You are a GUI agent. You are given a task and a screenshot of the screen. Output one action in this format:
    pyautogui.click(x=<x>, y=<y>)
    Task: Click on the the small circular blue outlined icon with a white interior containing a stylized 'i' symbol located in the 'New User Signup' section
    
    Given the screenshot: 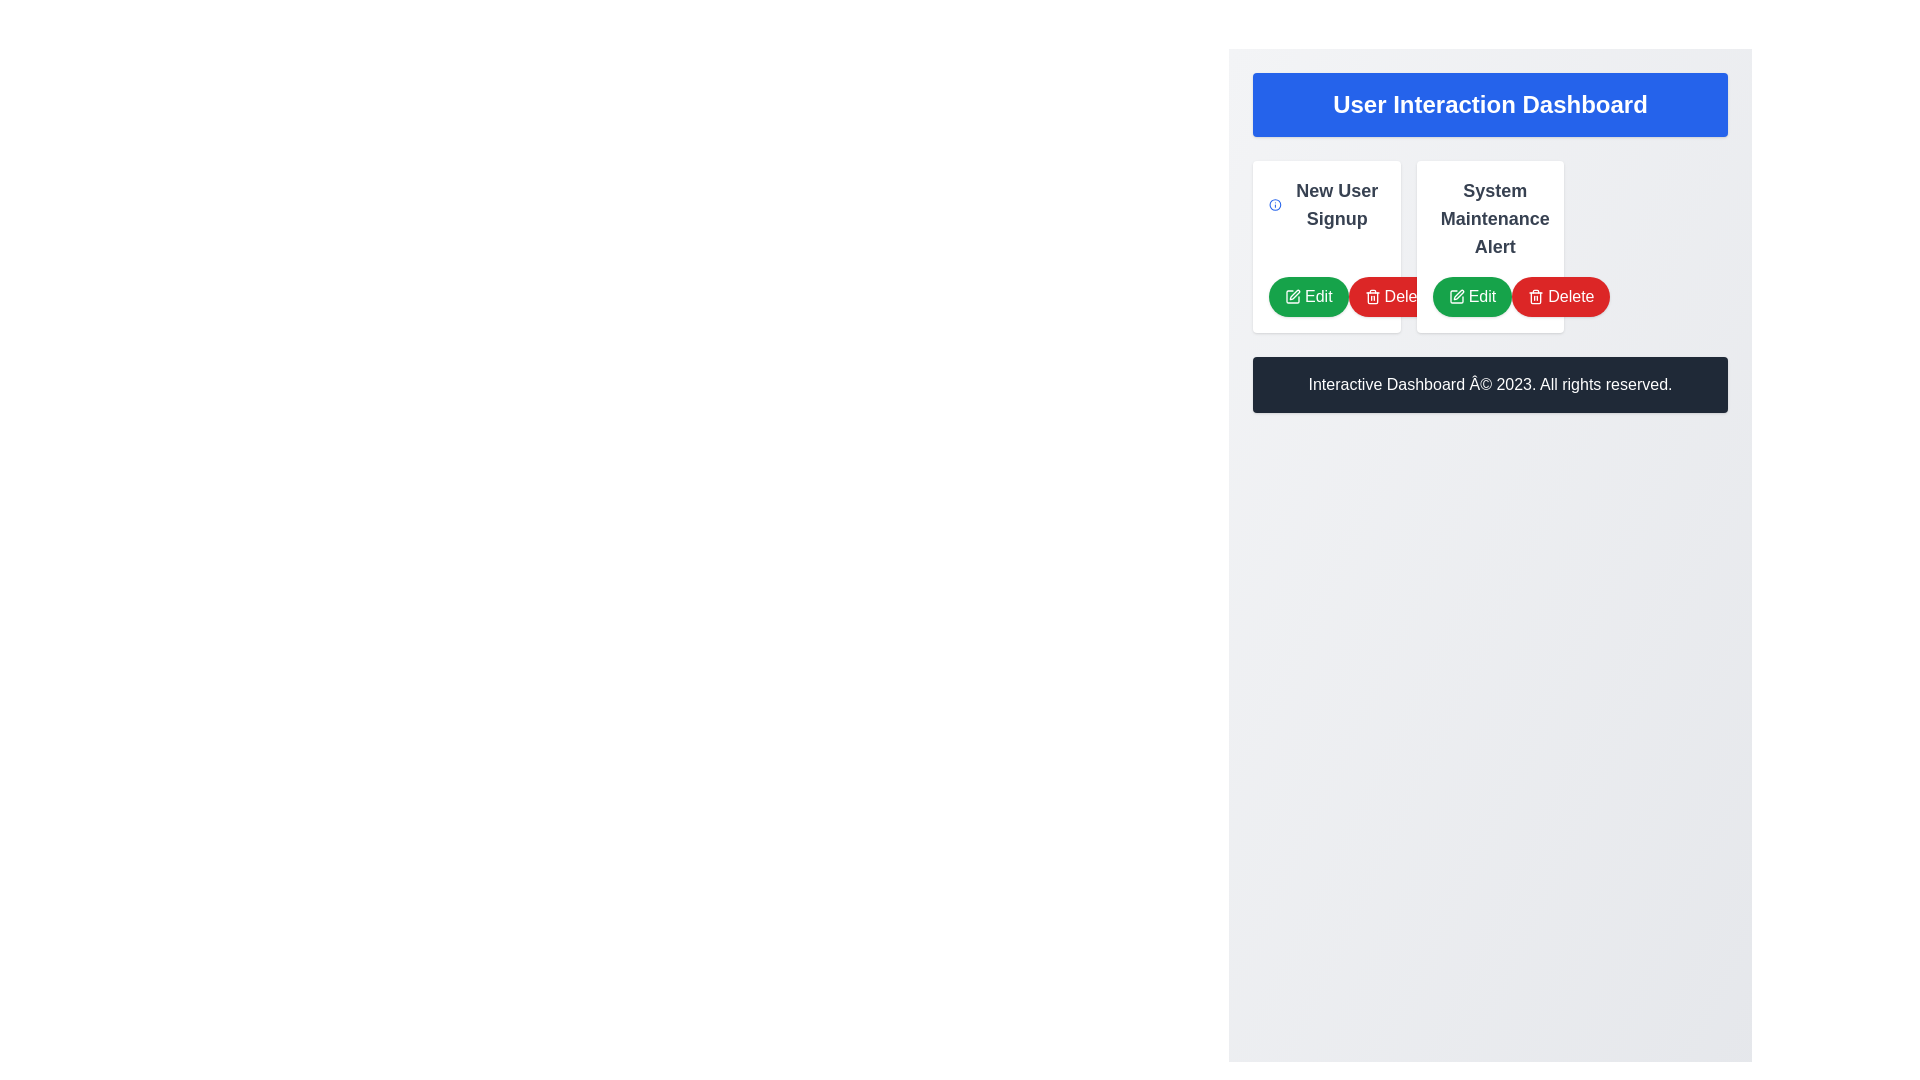 What is the action you would take?
    pyautogui.click(x=1274, y=204)
    